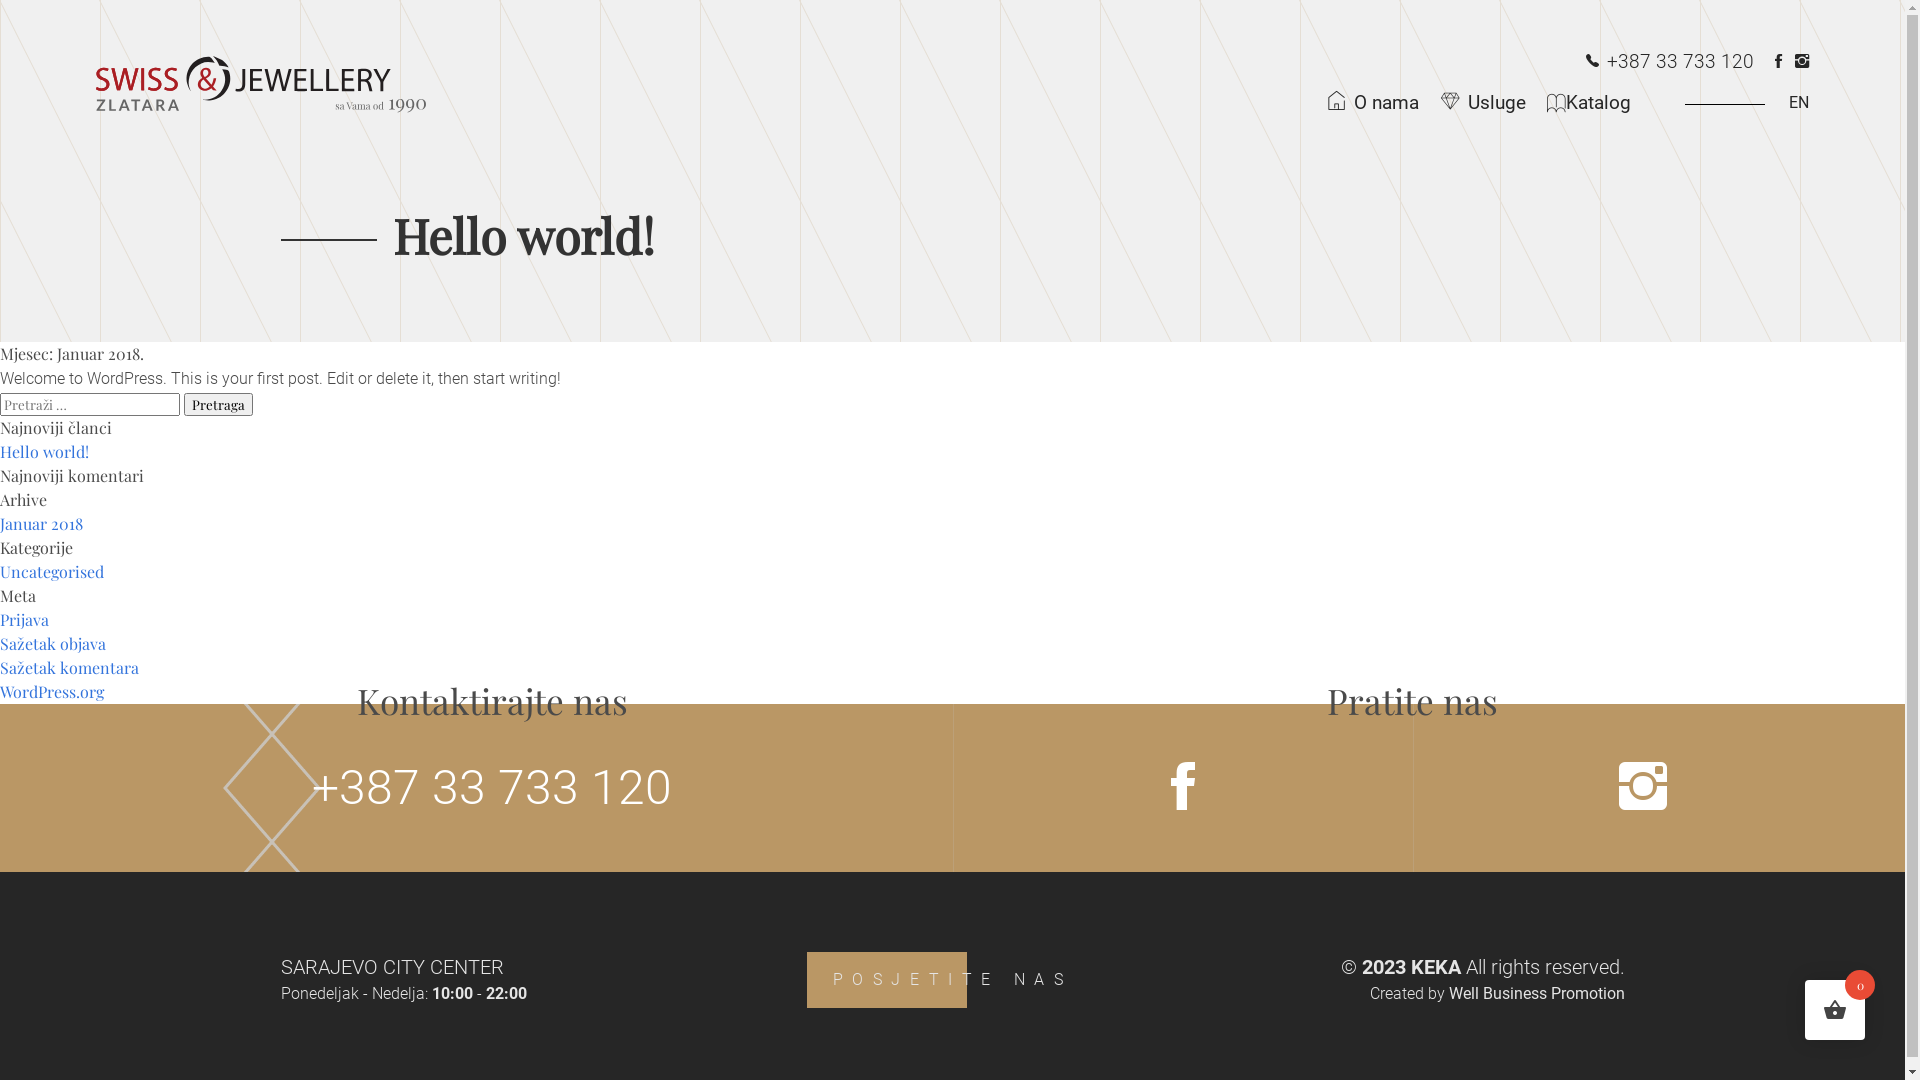 Image resolution: width=1920 pixels, height=1080 pixels. I want to click on 'EN', so click(1733, 103).